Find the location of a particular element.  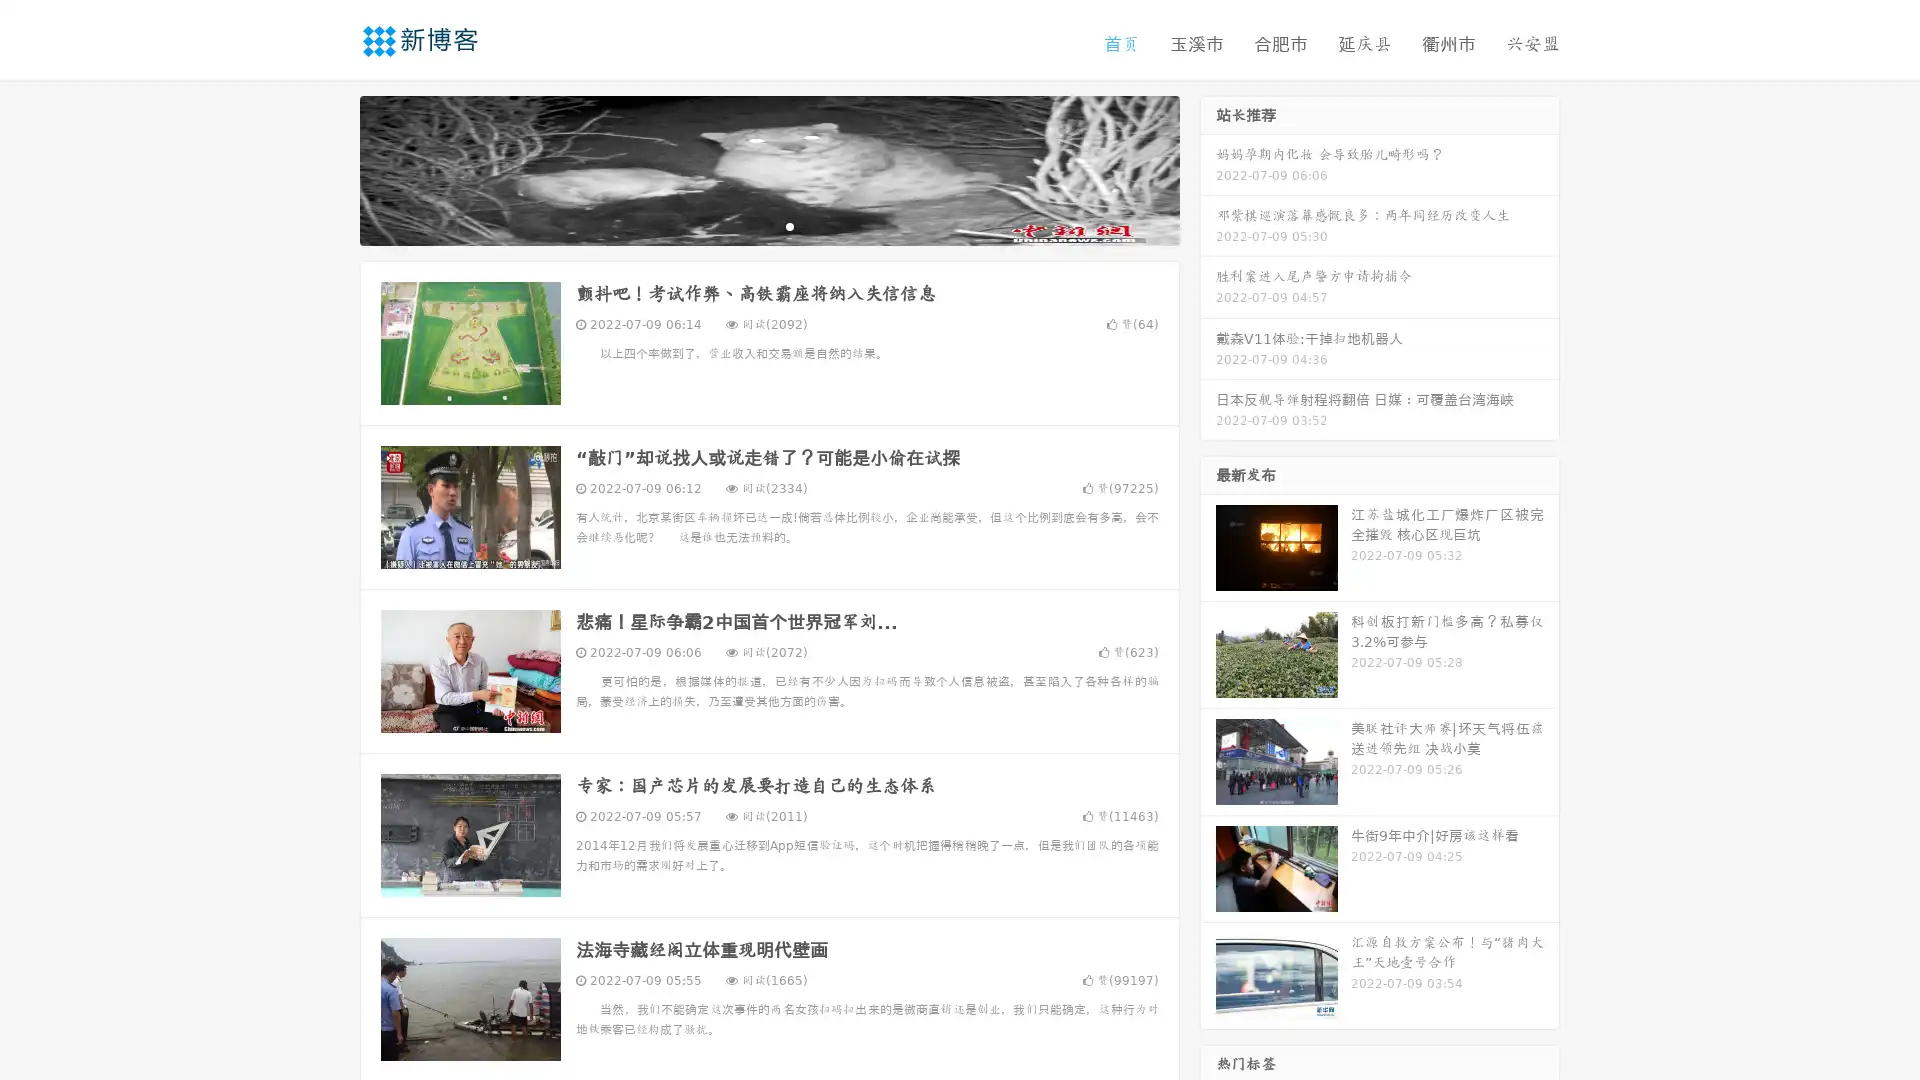

Go to slide 1 is located at coordinates (748, 225).